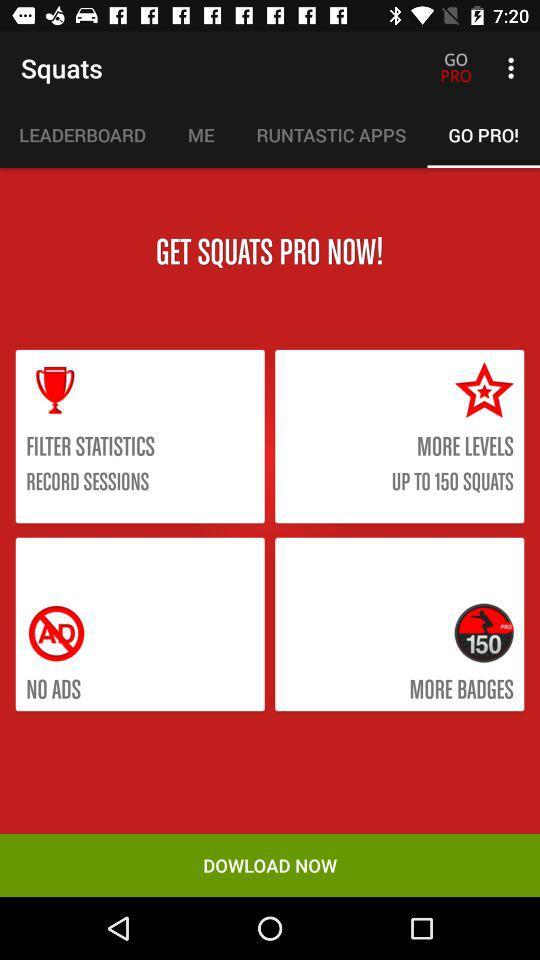  What do you see at coordinates (331, 134) in the screenshot?
I see `item next to the me icon` at bounding box center [331, 134].